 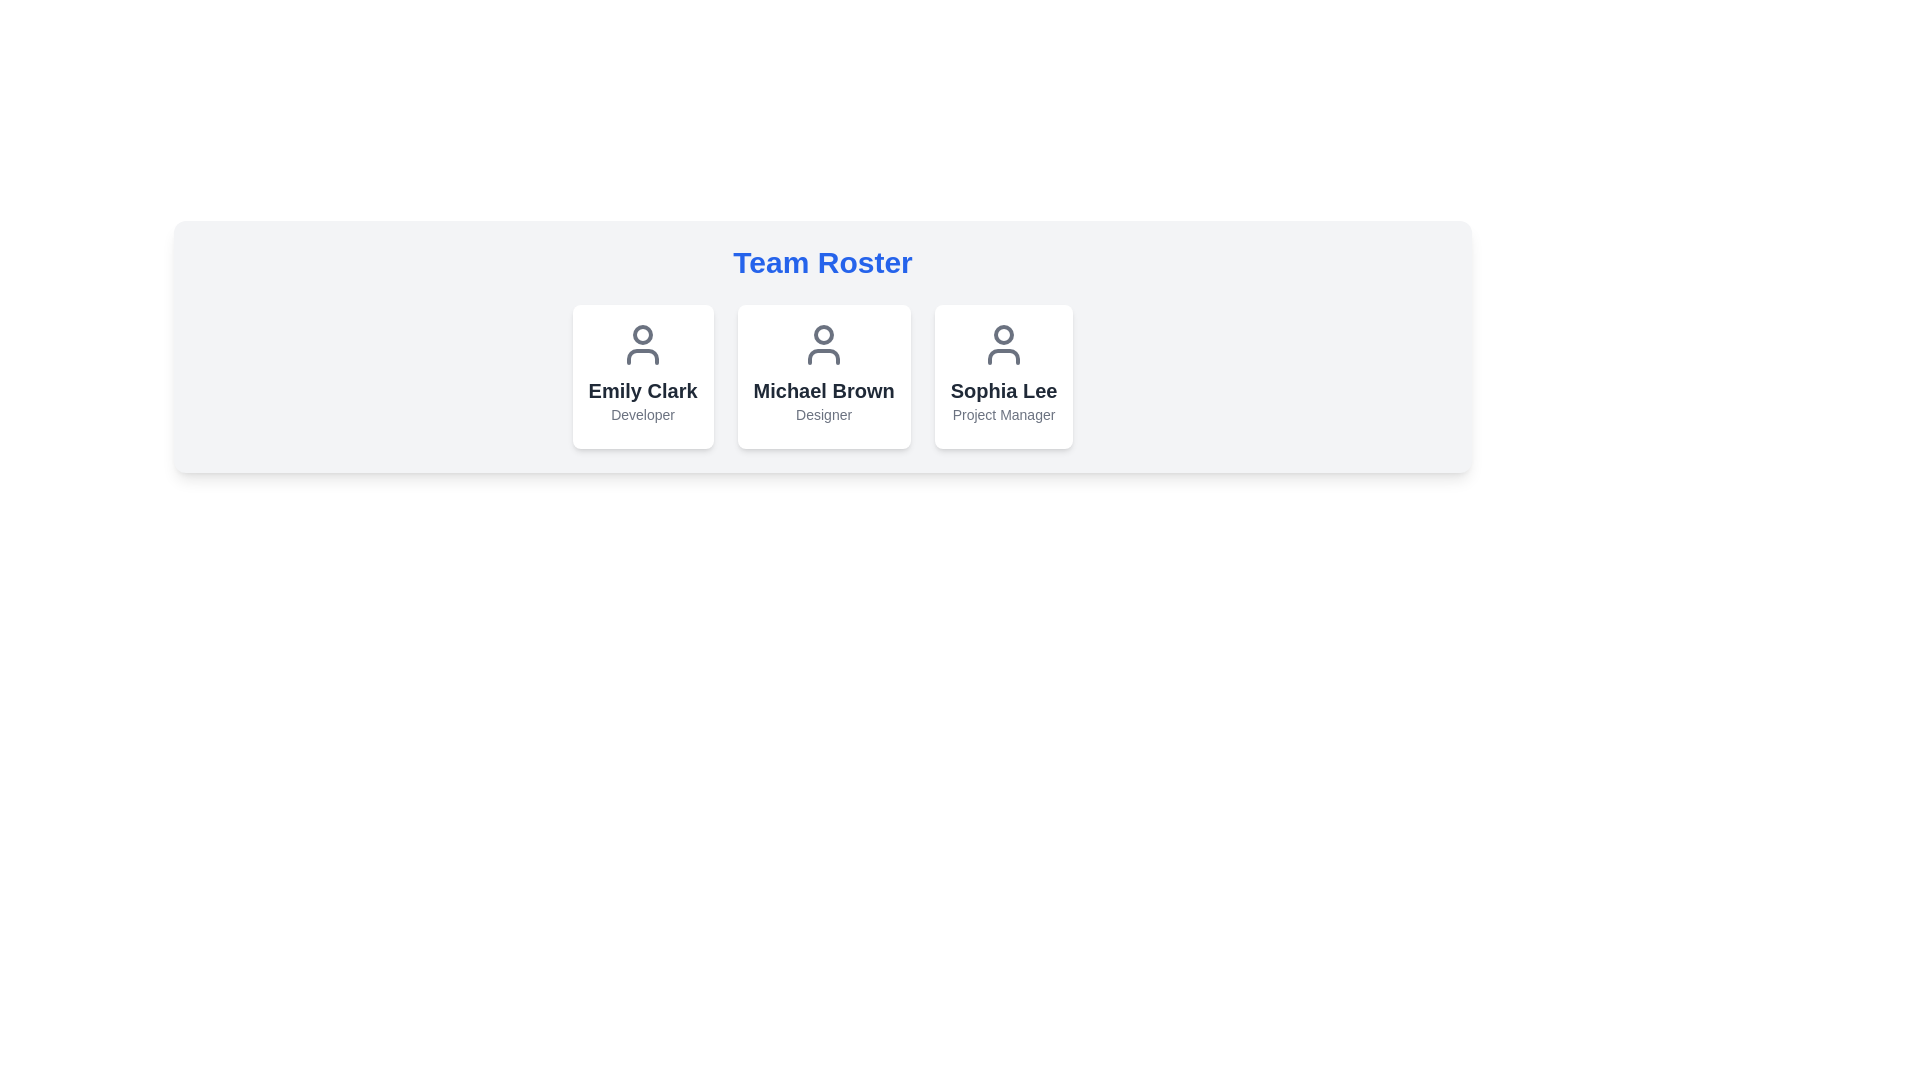 I want to click on the text label that identifies 'Sophia Lee', which is the third card in the row under 'Team Roster', so click(x=1003, y=390).